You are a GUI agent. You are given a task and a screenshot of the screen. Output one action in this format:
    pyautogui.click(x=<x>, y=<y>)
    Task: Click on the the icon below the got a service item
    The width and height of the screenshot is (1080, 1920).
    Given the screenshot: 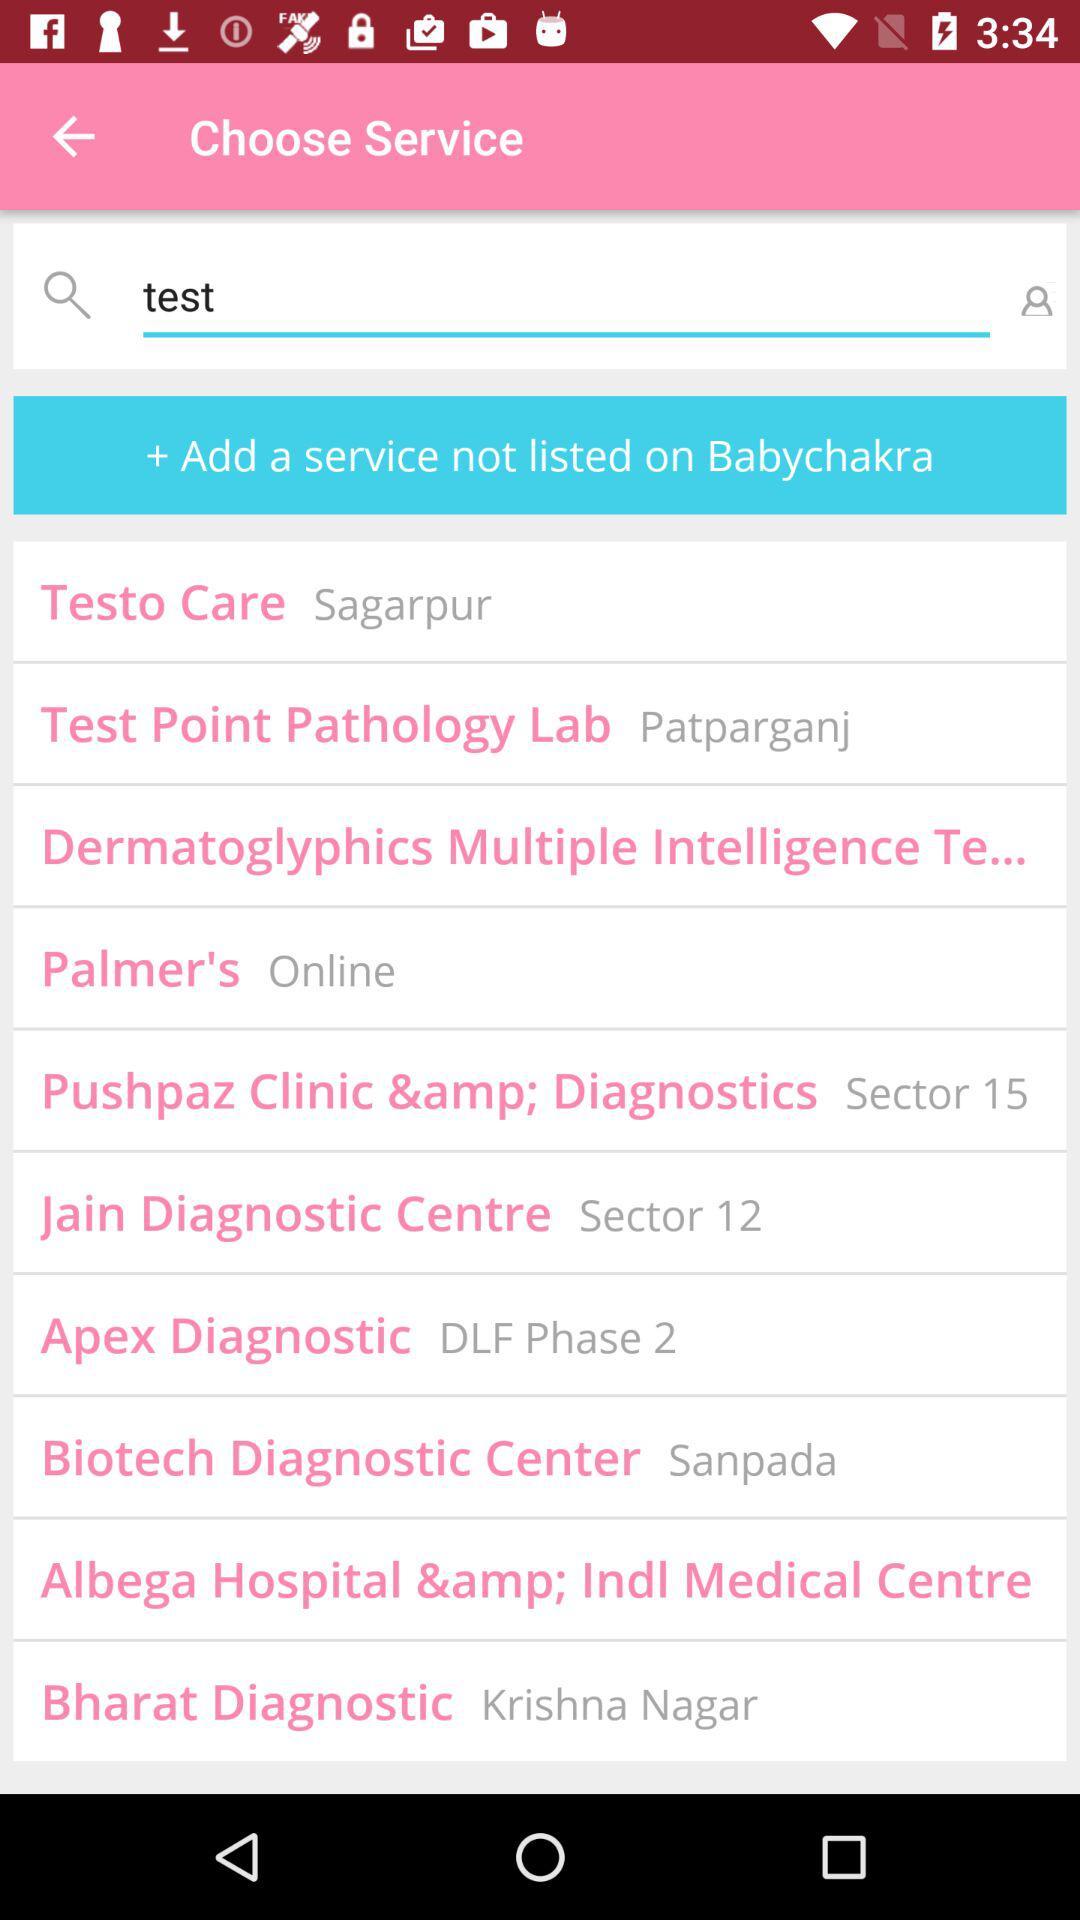 What is the action you would take?
    pyautogui.click(x=139, y=967)
    